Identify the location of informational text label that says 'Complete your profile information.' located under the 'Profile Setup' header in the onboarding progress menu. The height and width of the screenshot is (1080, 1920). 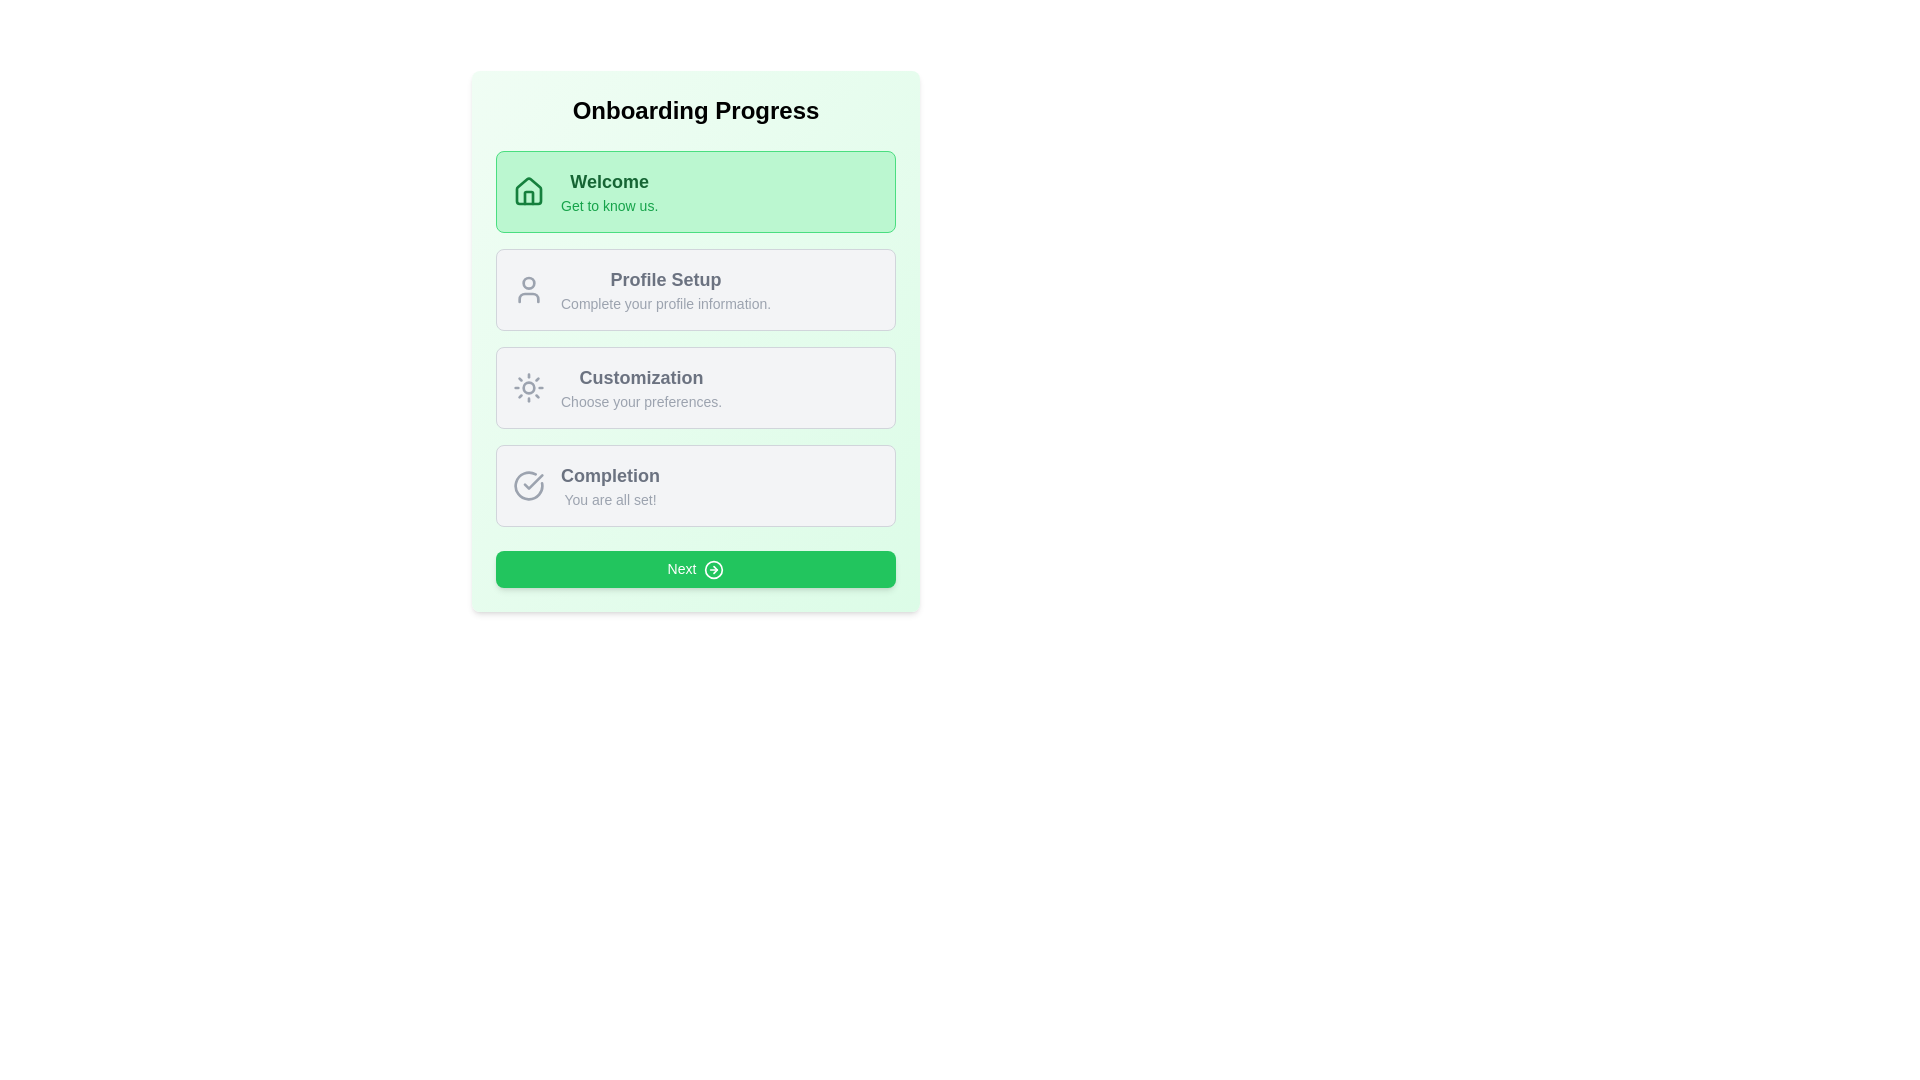
(666, 304).